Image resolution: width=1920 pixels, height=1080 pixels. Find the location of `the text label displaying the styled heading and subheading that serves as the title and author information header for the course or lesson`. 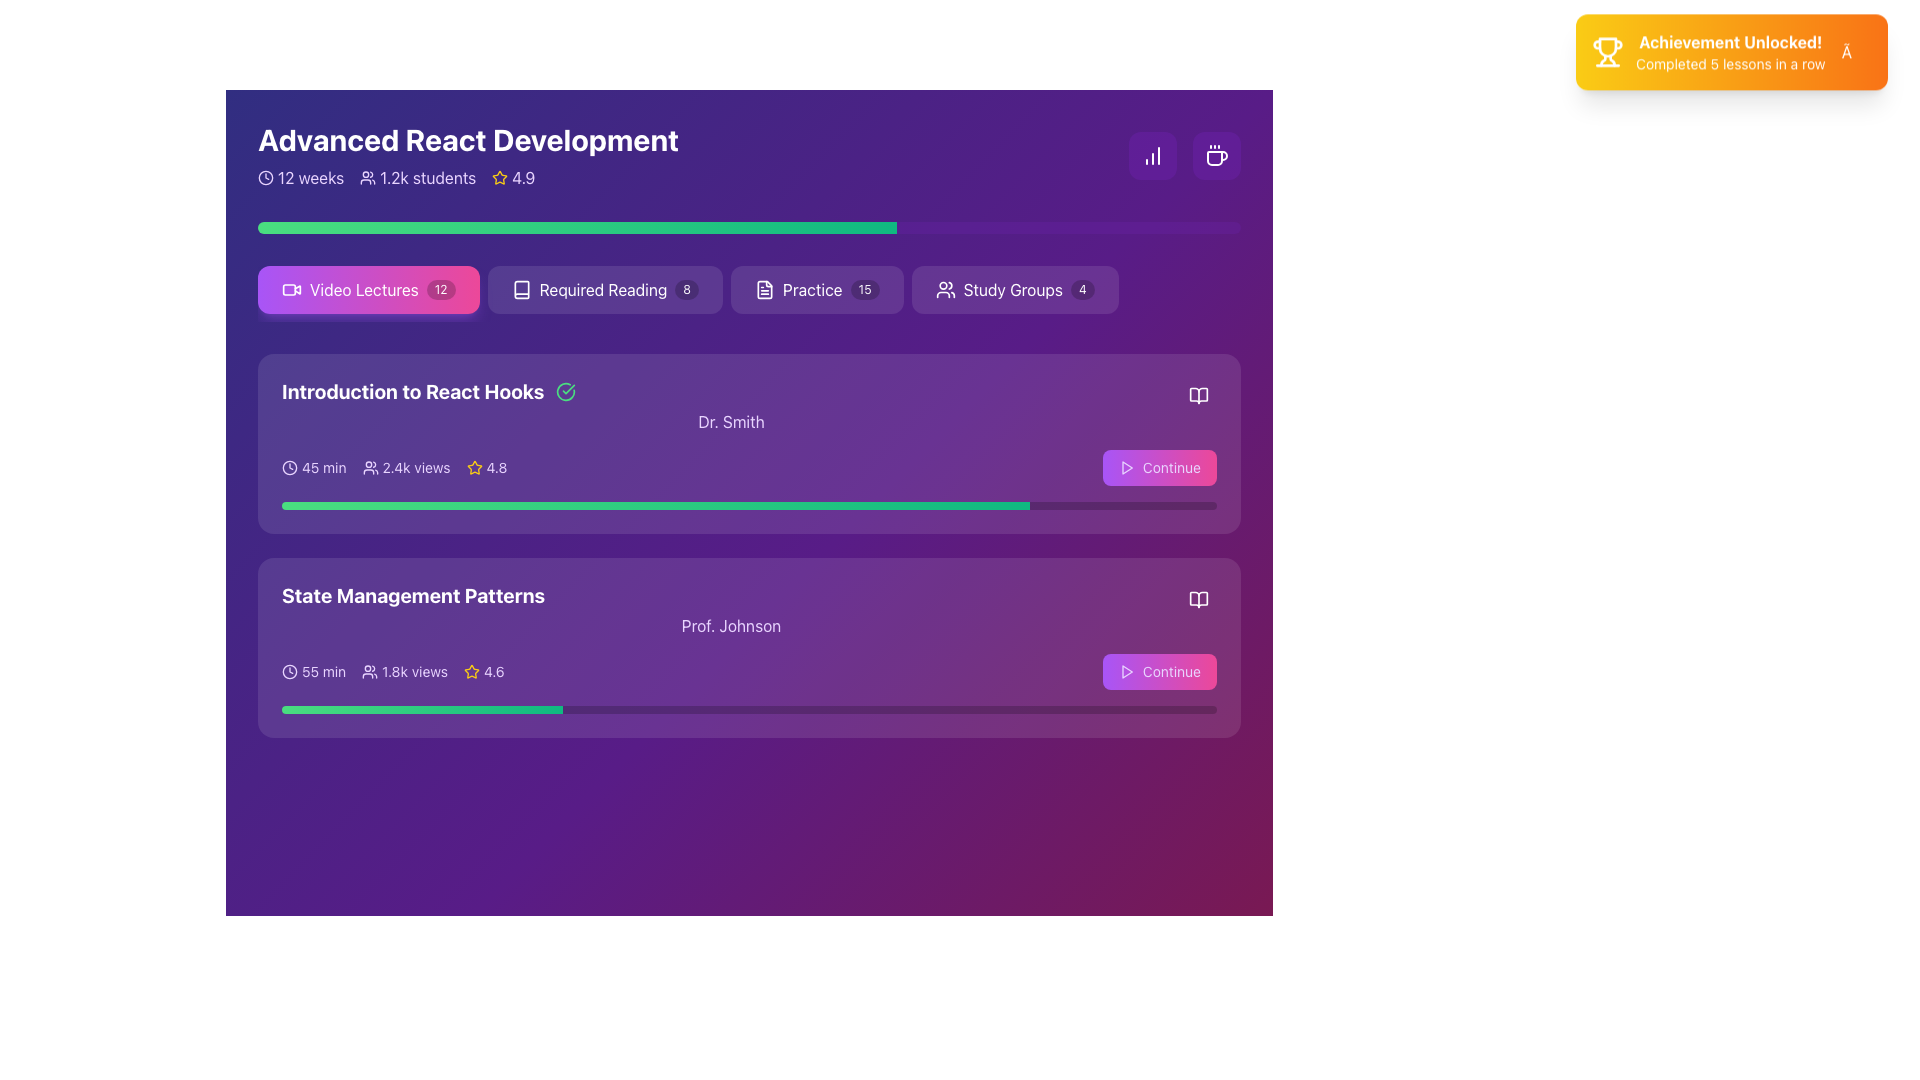

the text label displaying the styled heading and subheading that serves as the title and author information header for the course or lesson is located at coordinates (748, 405).